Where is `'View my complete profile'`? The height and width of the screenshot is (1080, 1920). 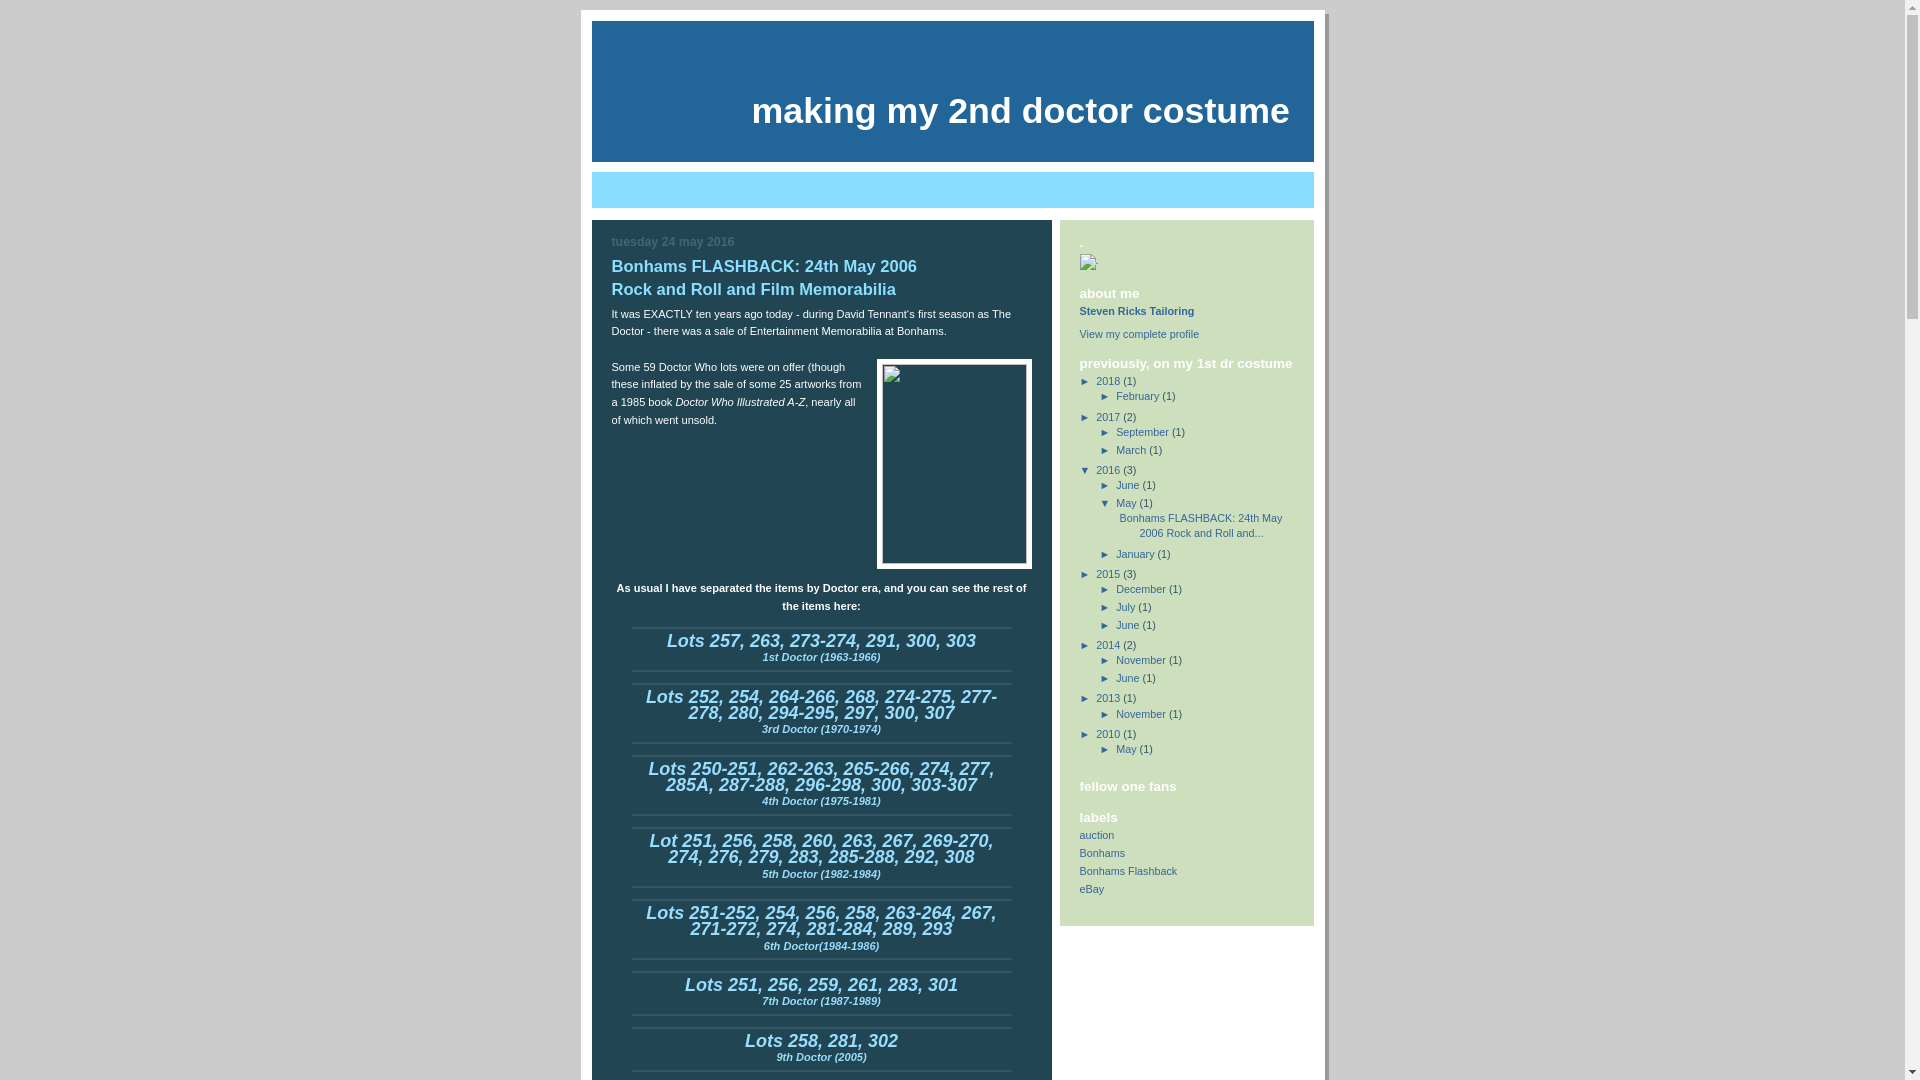 'View my complete profile' is located at coordinates (1140, 333).